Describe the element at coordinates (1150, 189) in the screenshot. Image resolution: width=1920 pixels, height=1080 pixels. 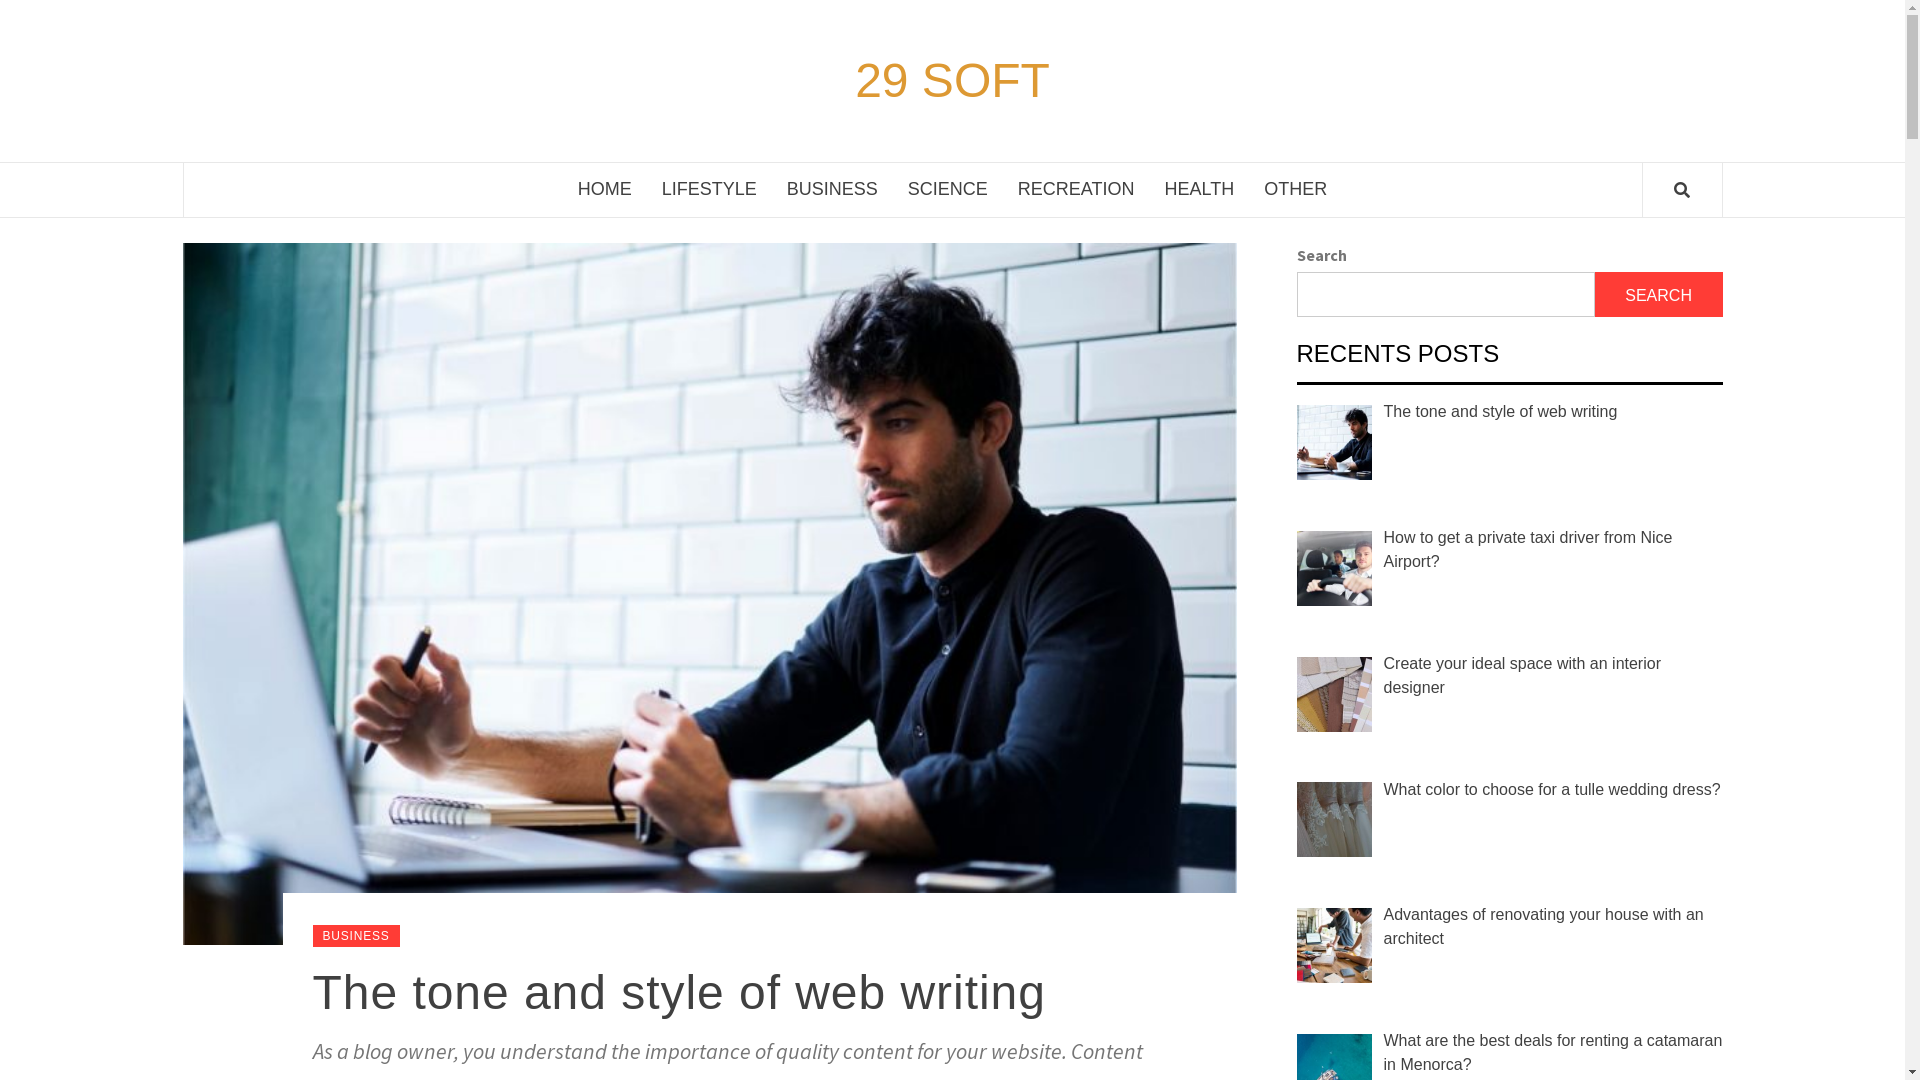
I see `'HEALTH'` at that location.